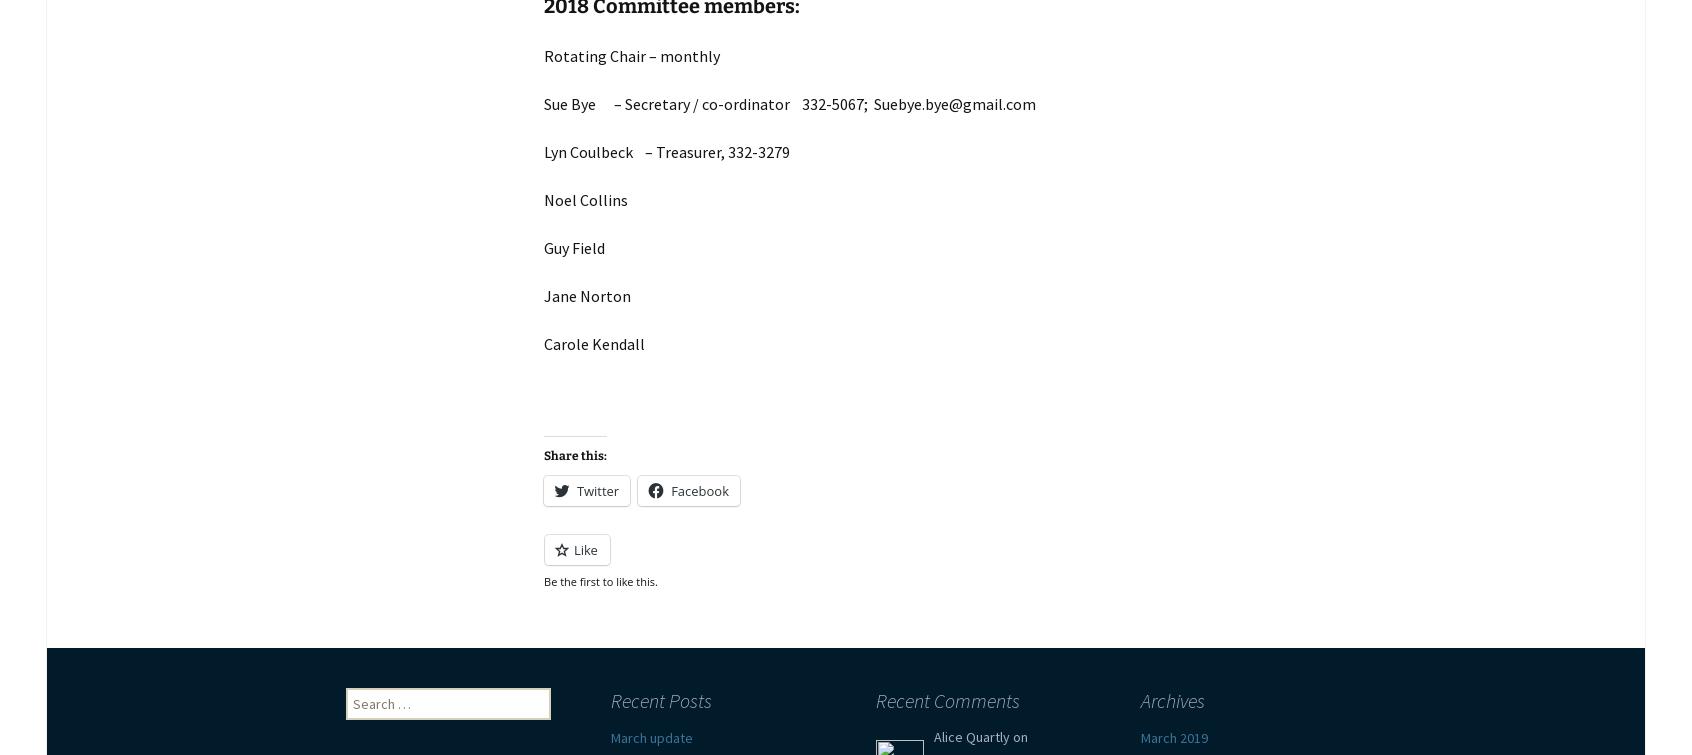 The image size is (1692, 755). What do you see at coordinates (630, 56) in the screenshot?
I see `'Rotating Chair – monthly'` at bounding box center [630, 56].